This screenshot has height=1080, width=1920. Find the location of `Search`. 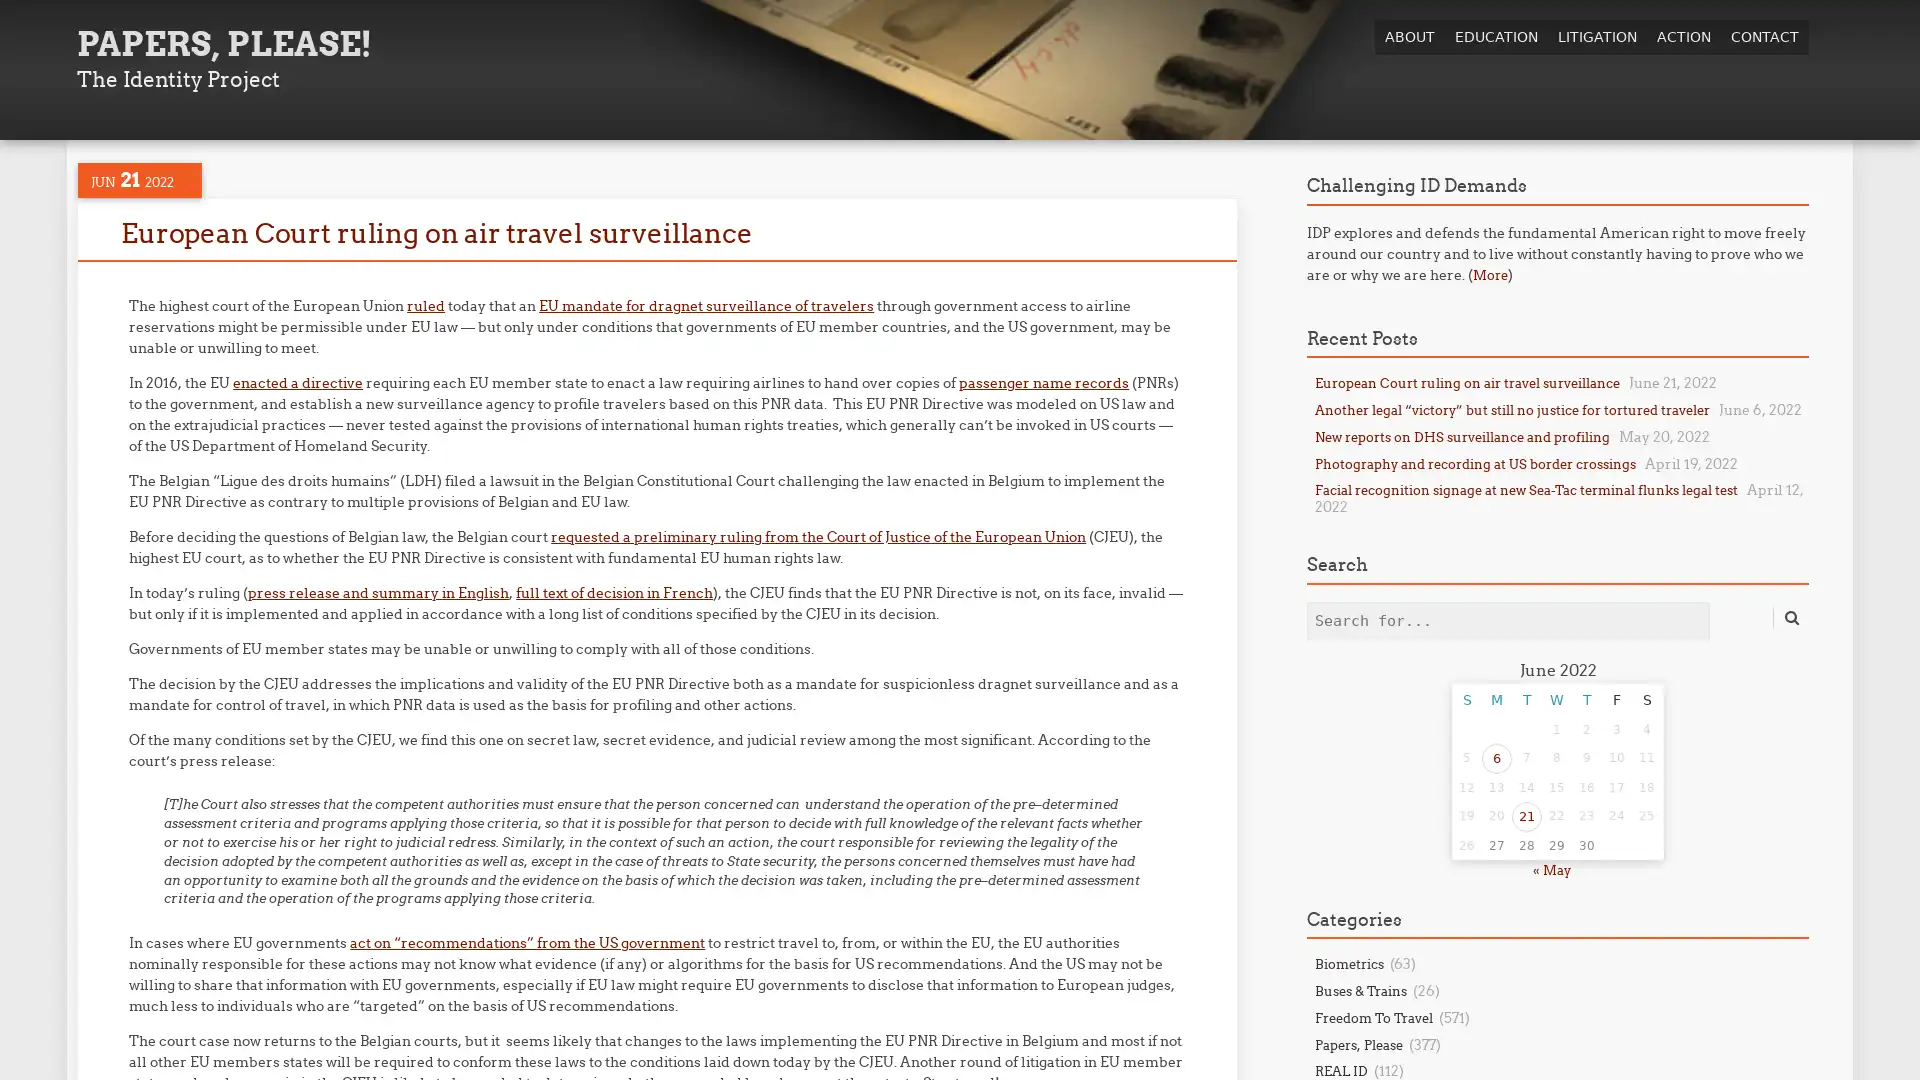

Search is located at coordinates (1790, 616).